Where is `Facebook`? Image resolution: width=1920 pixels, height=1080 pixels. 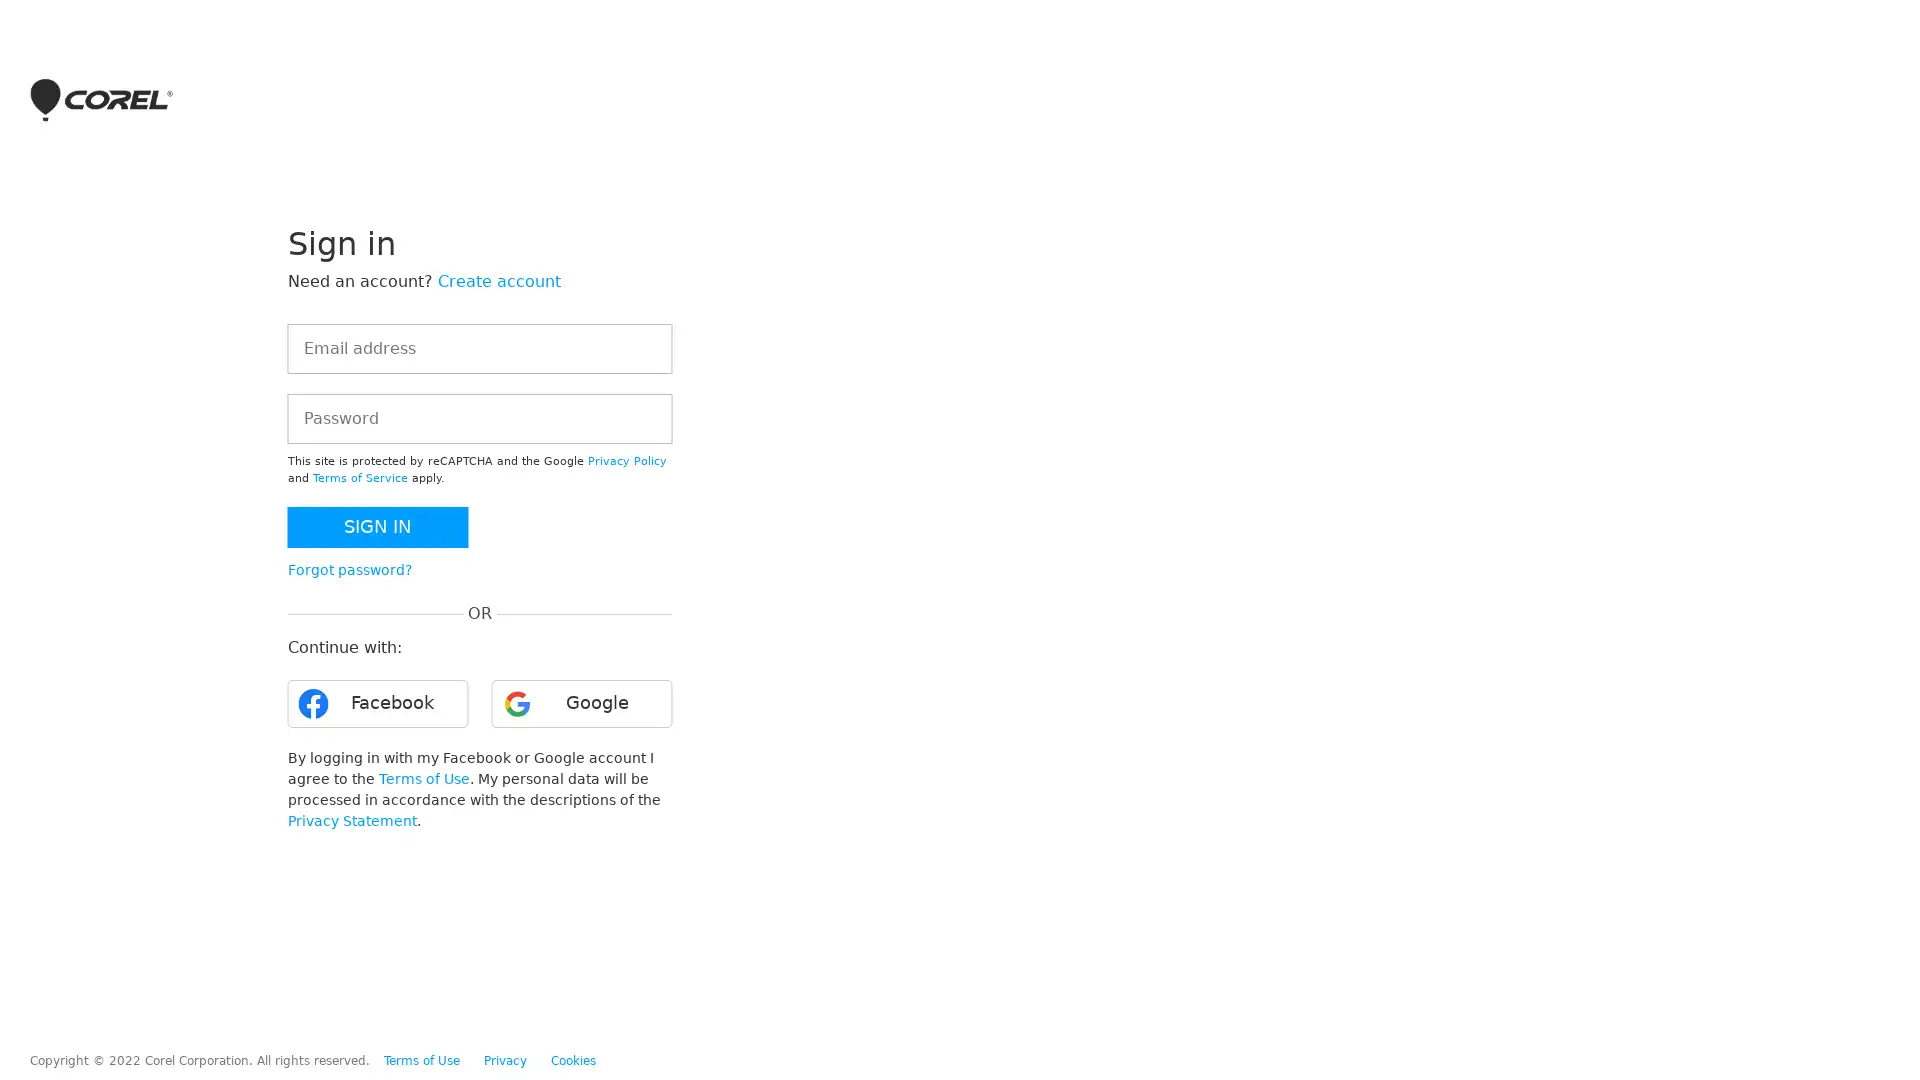 Facebook is located at coordinates (377, 703).